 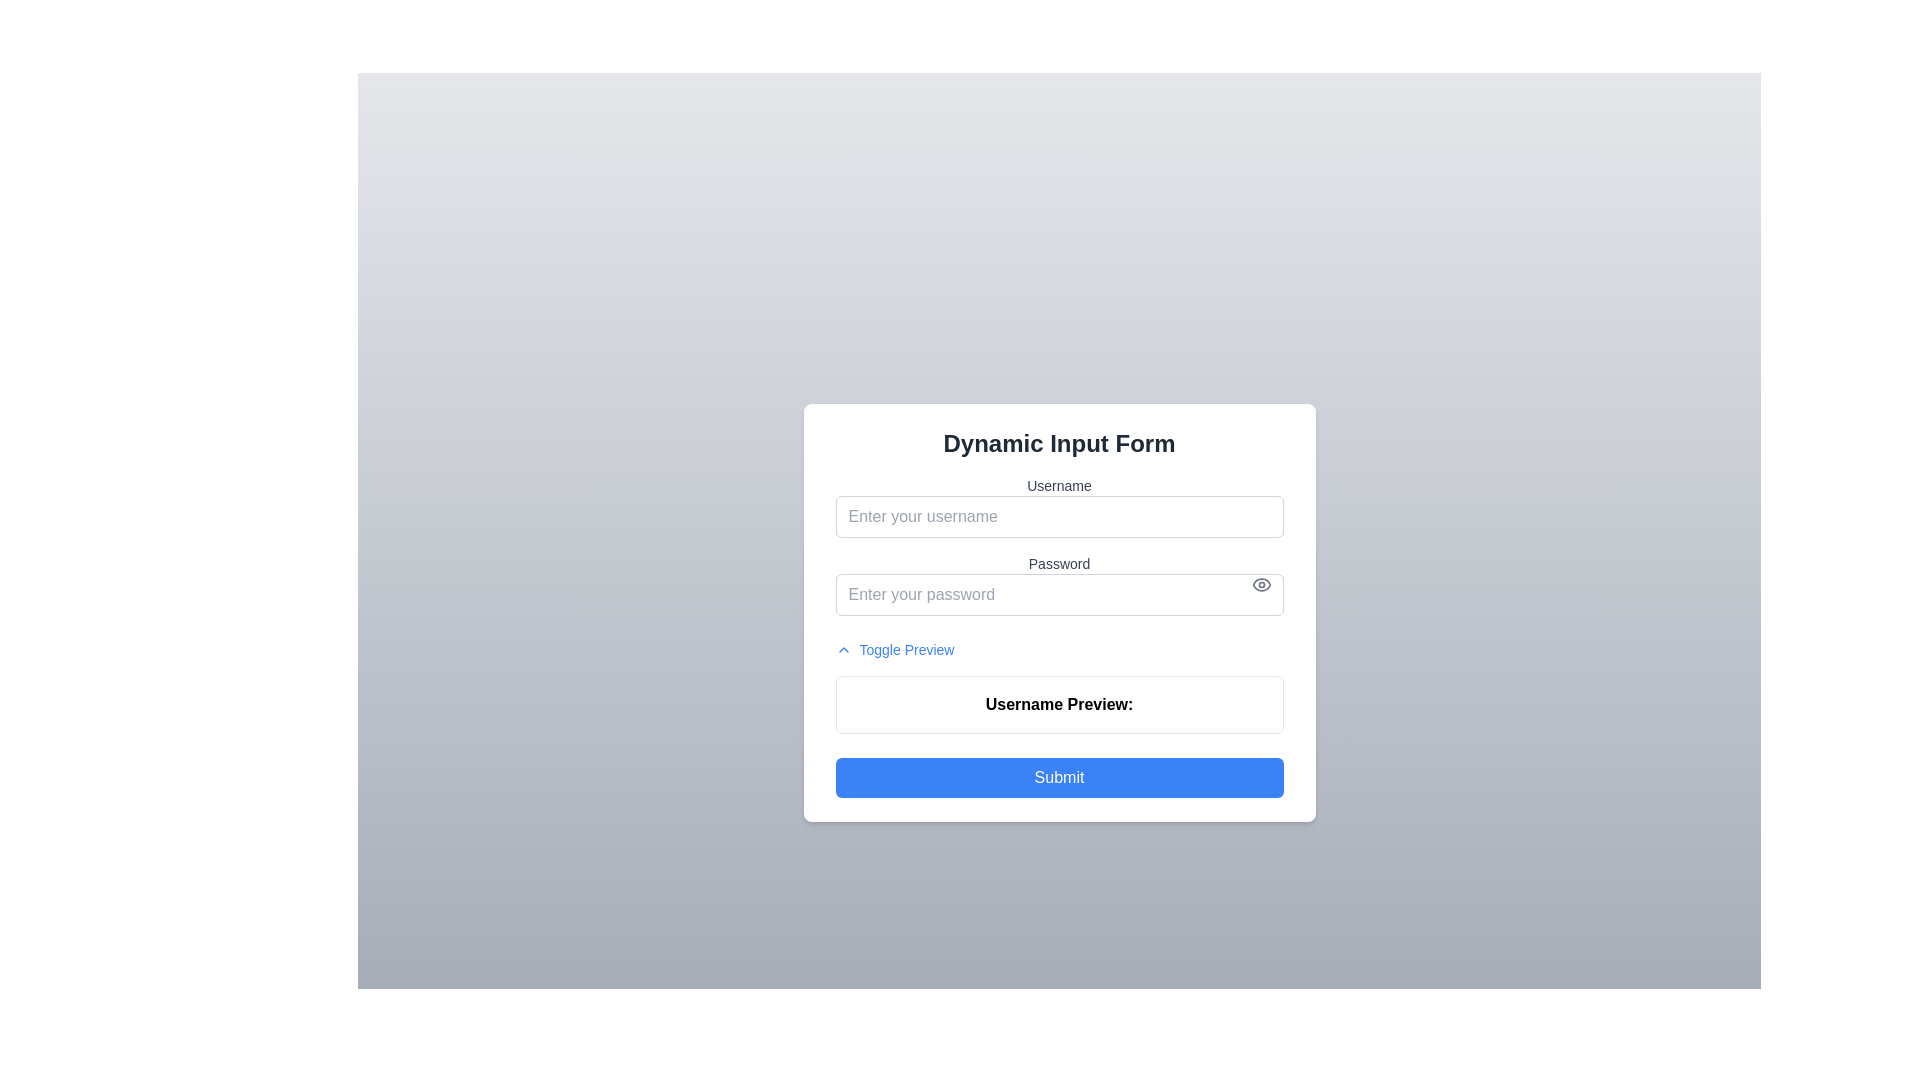 What do you see at coordinates (1058, 442) in the screenshot?
I see `the bold, large-sized heading text reading 'Dynamic Input Form' located at the top of the white form card` at bounding box center [1058, 442].